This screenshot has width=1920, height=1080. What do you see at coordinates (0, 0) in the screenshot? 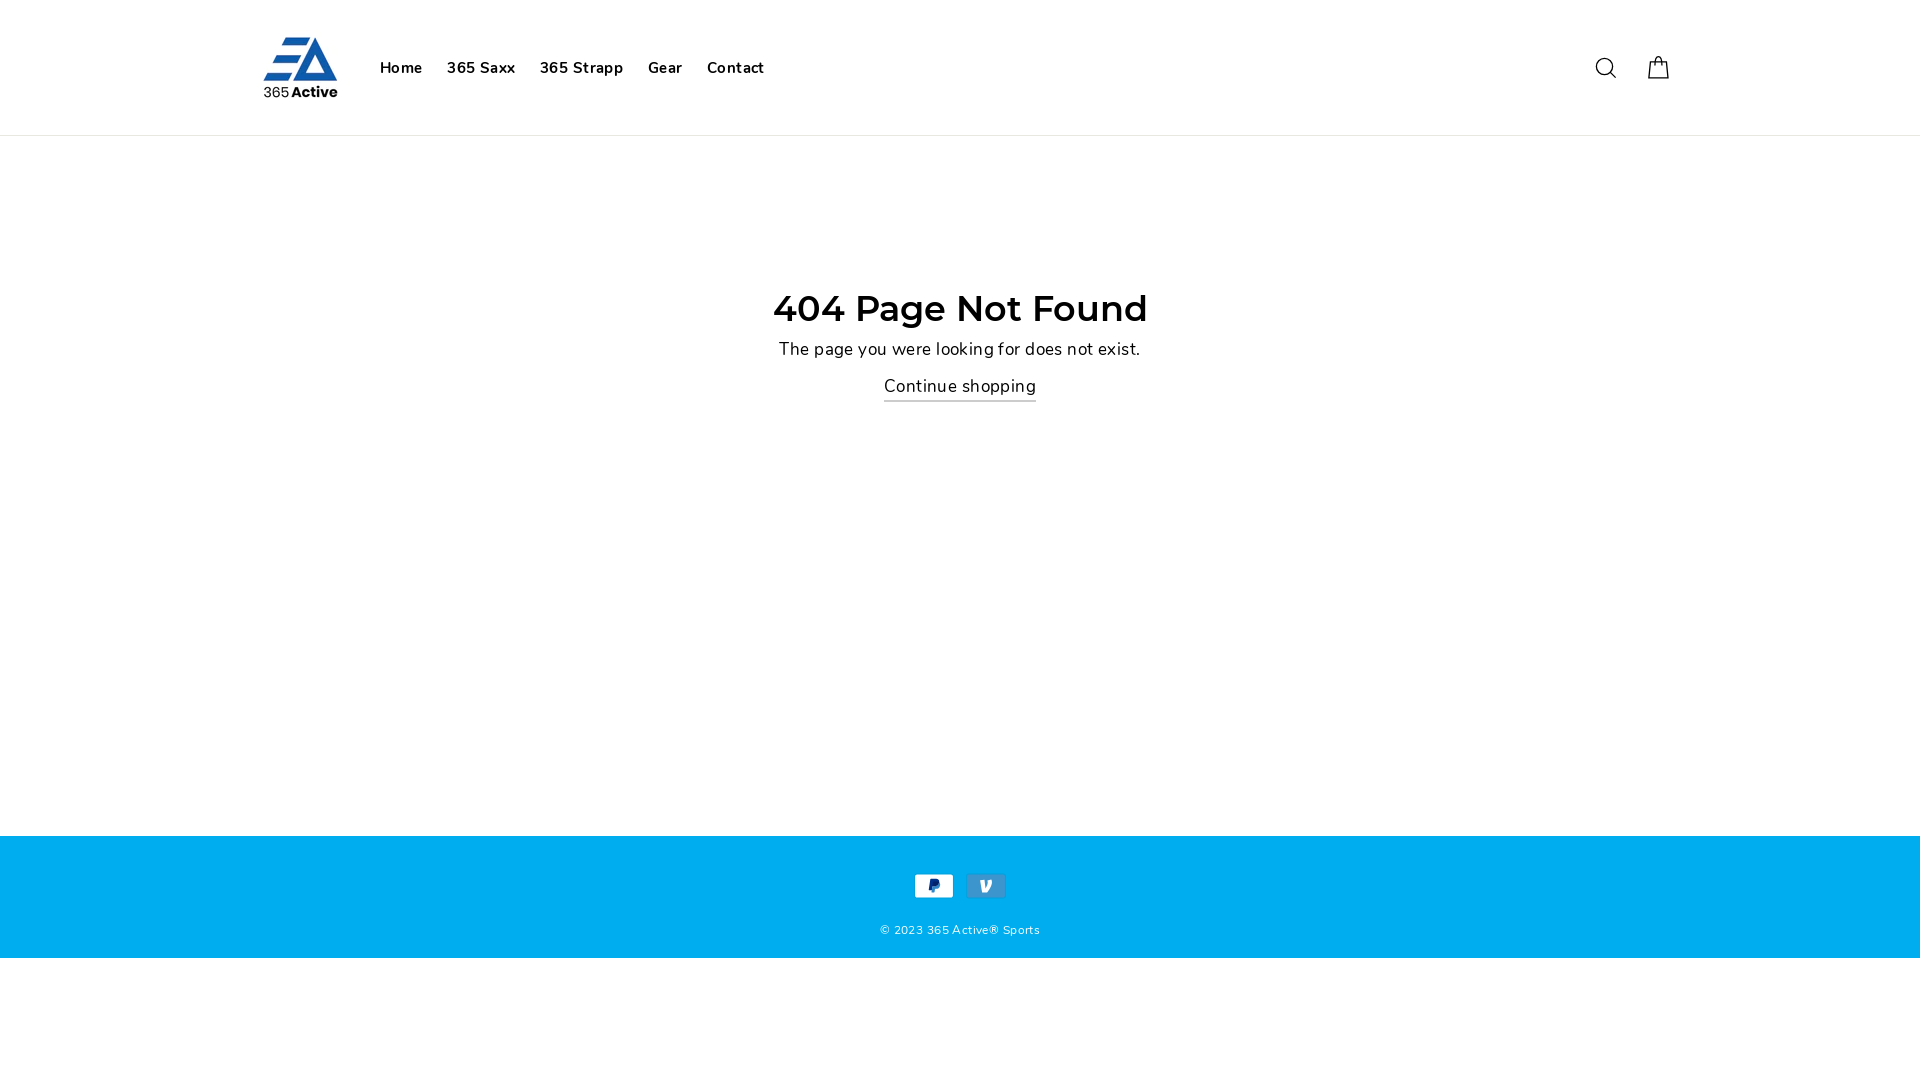
I see `'Skip to content'` at bounding box center [0, 0].